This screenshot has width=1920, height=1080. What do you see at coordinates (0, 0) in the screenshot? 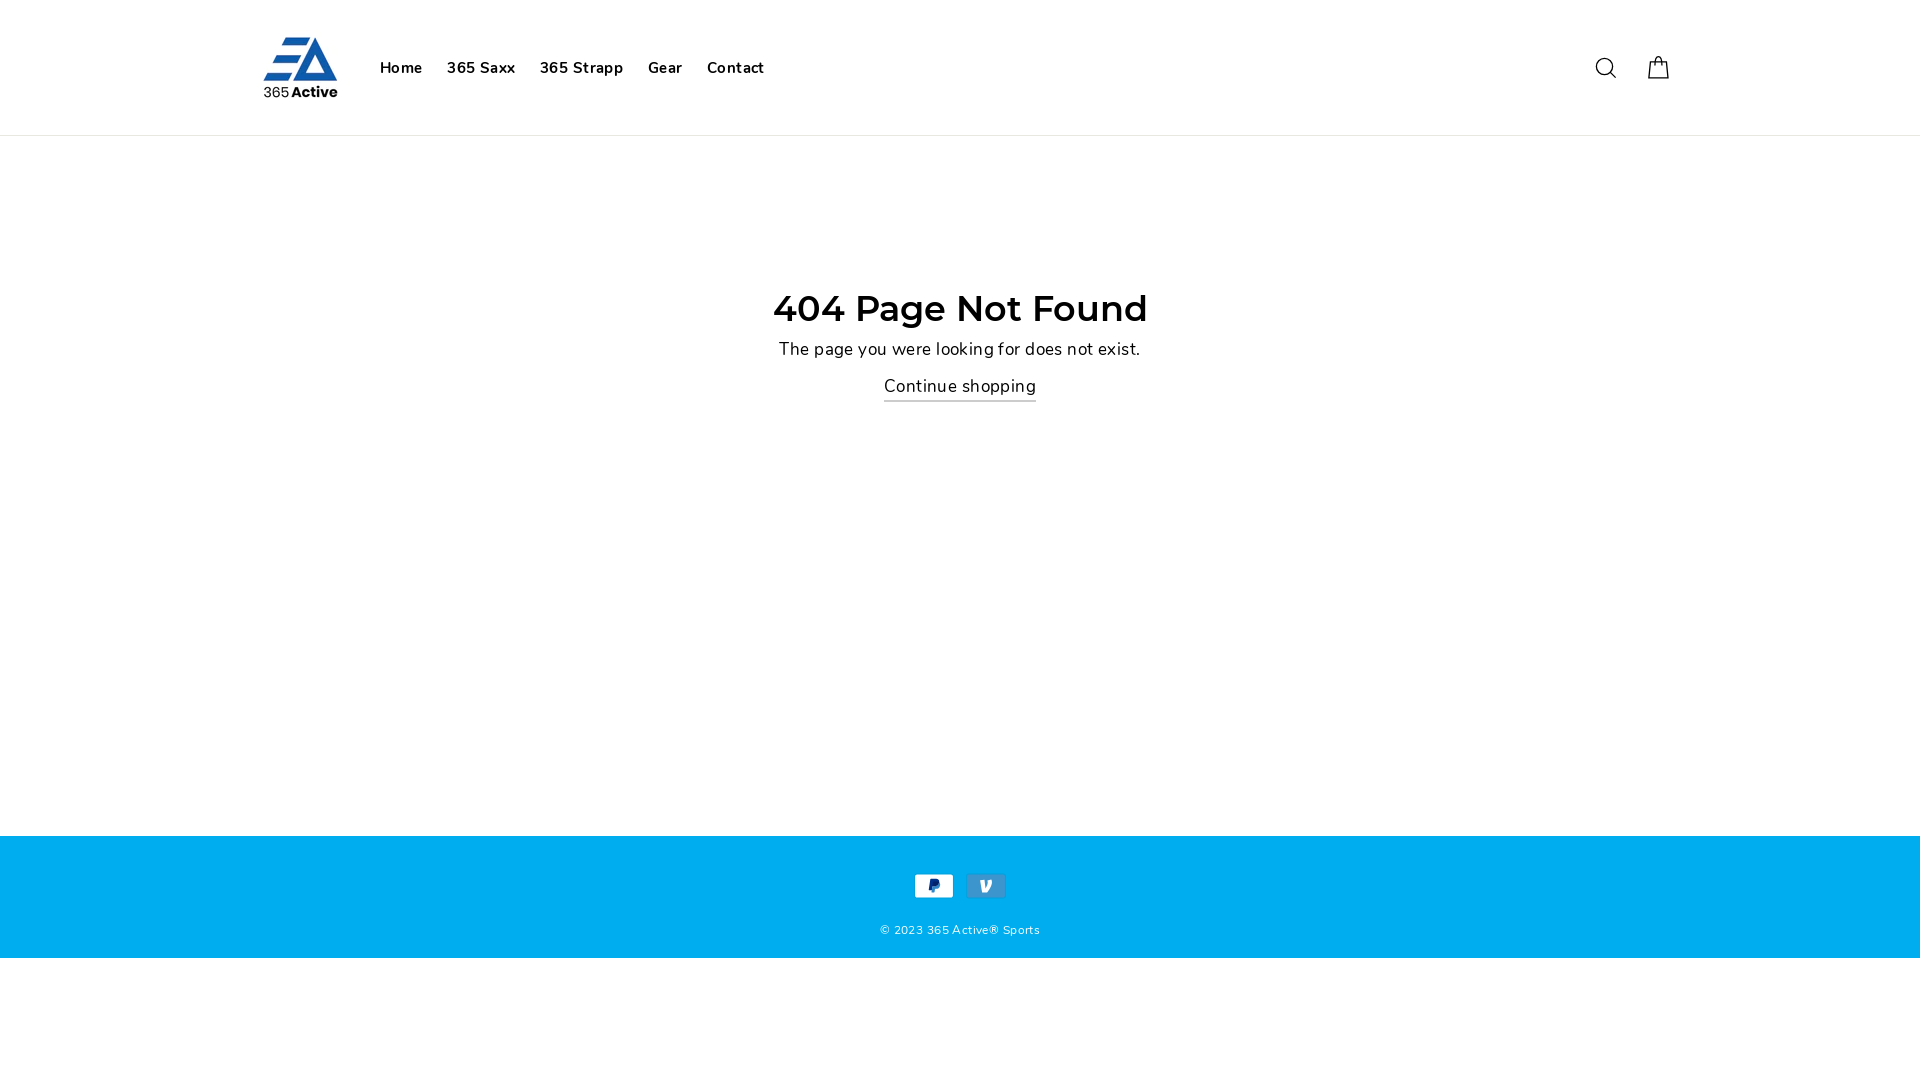
I see `'Skip to content'` at bounding box center [0, 0].